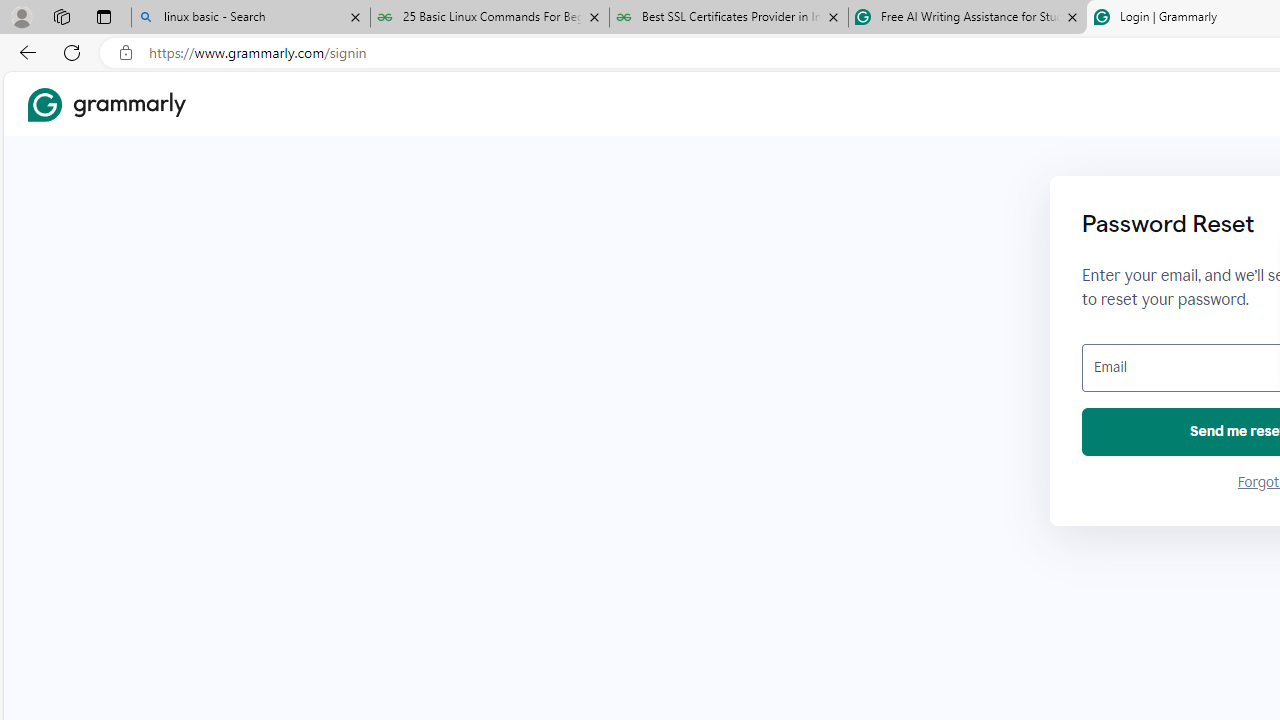 This screenshot has width=1280, height=720. What do you see at coordinates (967, 17) in the screenshot?
I see `'Free AI Writing Assistance for Students | Grammarly'` at bounding box center [967, 17].